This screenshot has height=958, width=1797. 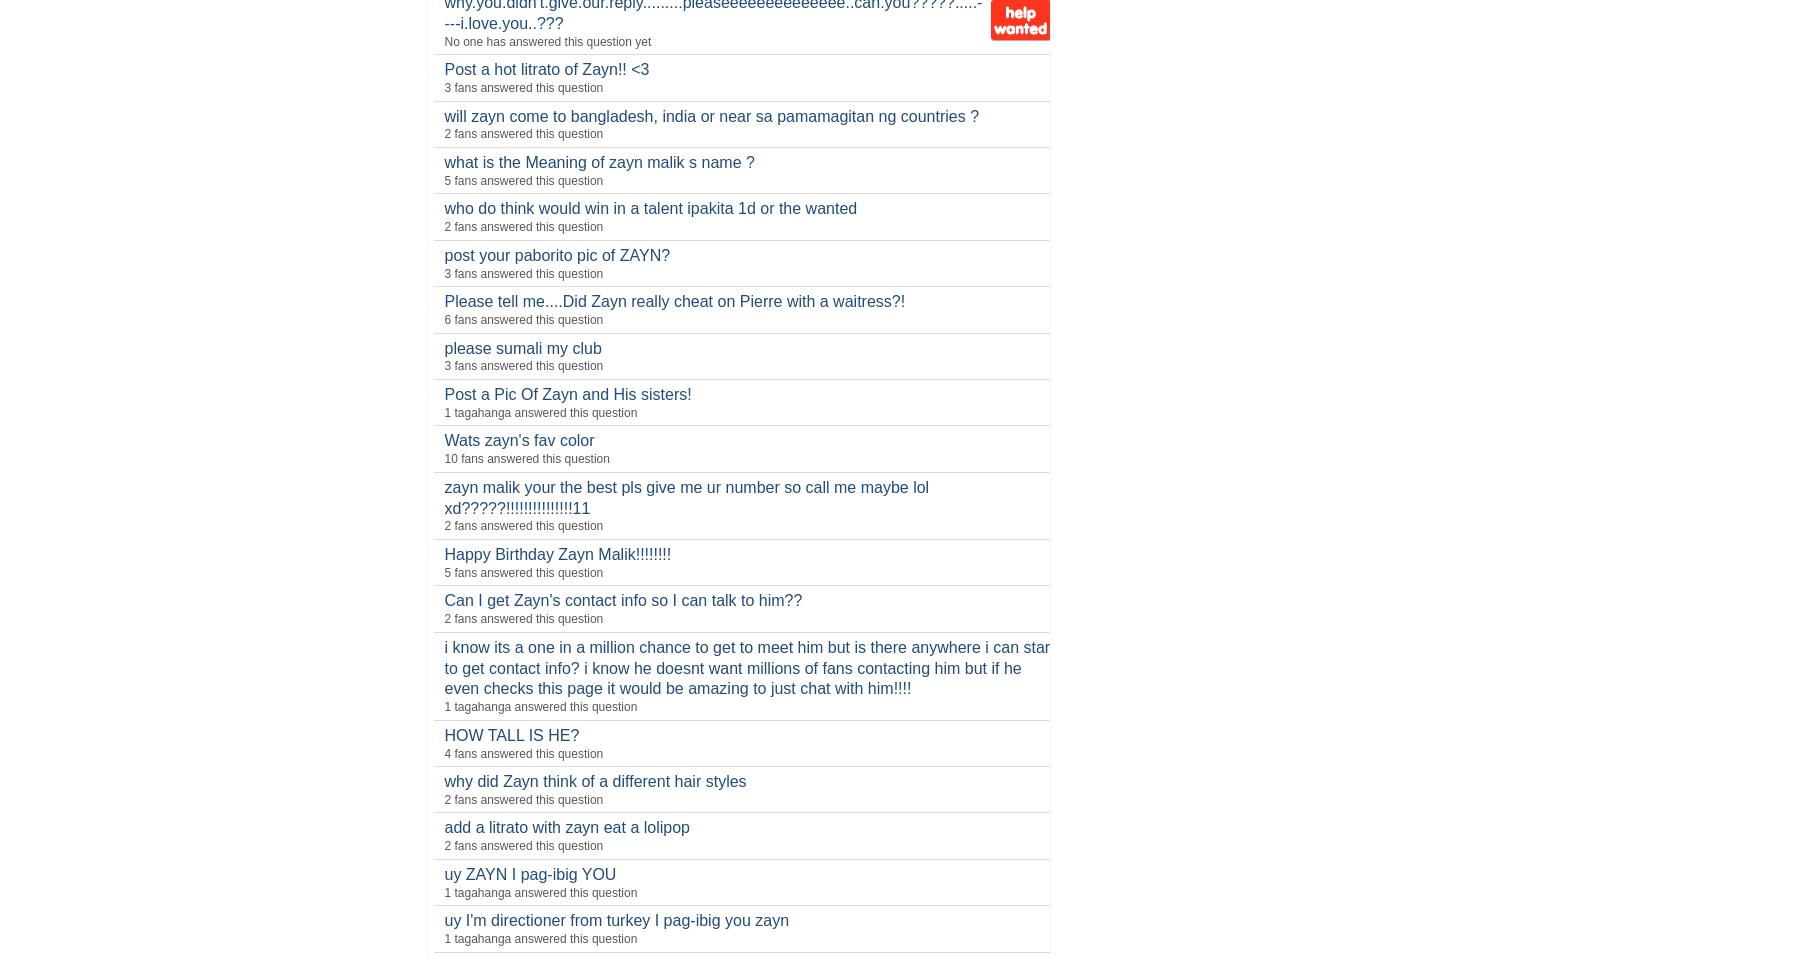 I want to click on 'why did Zayn think of a different hair styles', so click(x=594, y=781).